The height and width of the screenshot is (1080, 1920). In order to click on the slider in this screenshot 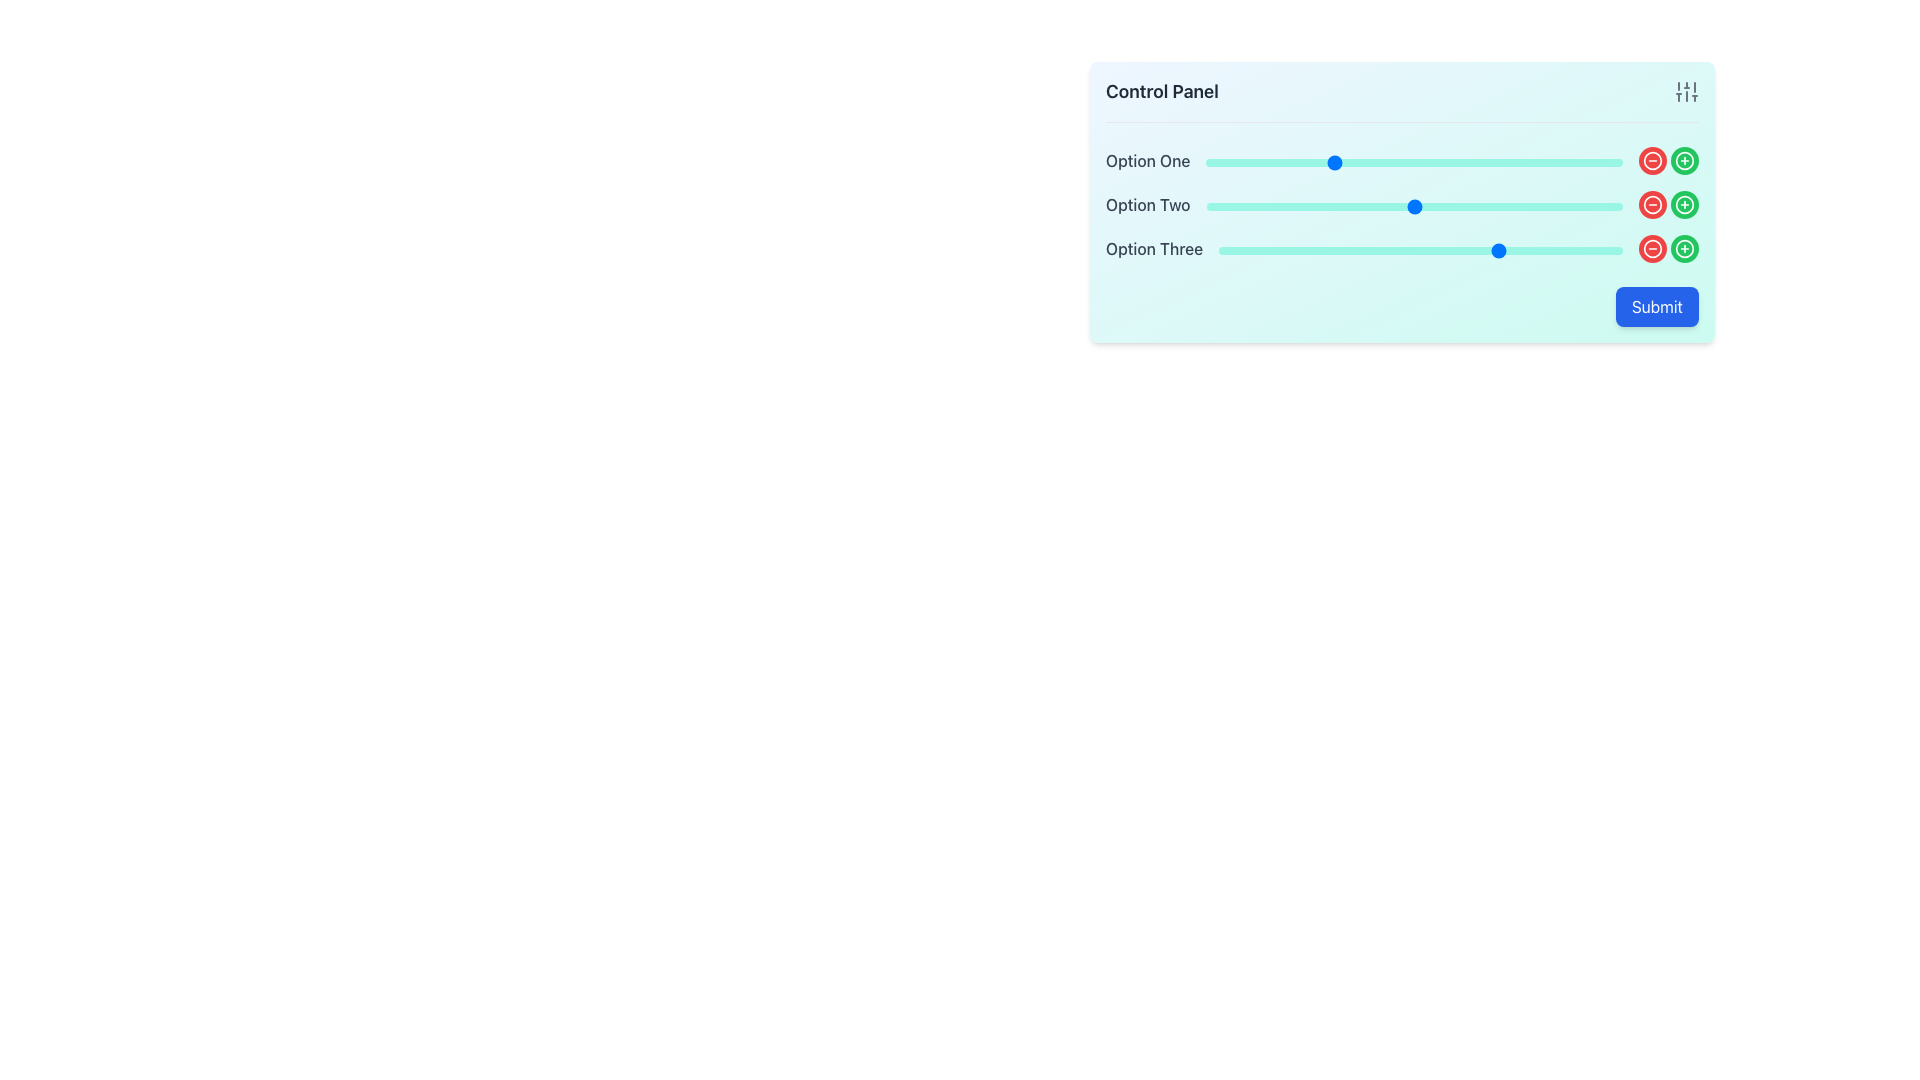, I will do `click(1335, 207)`.